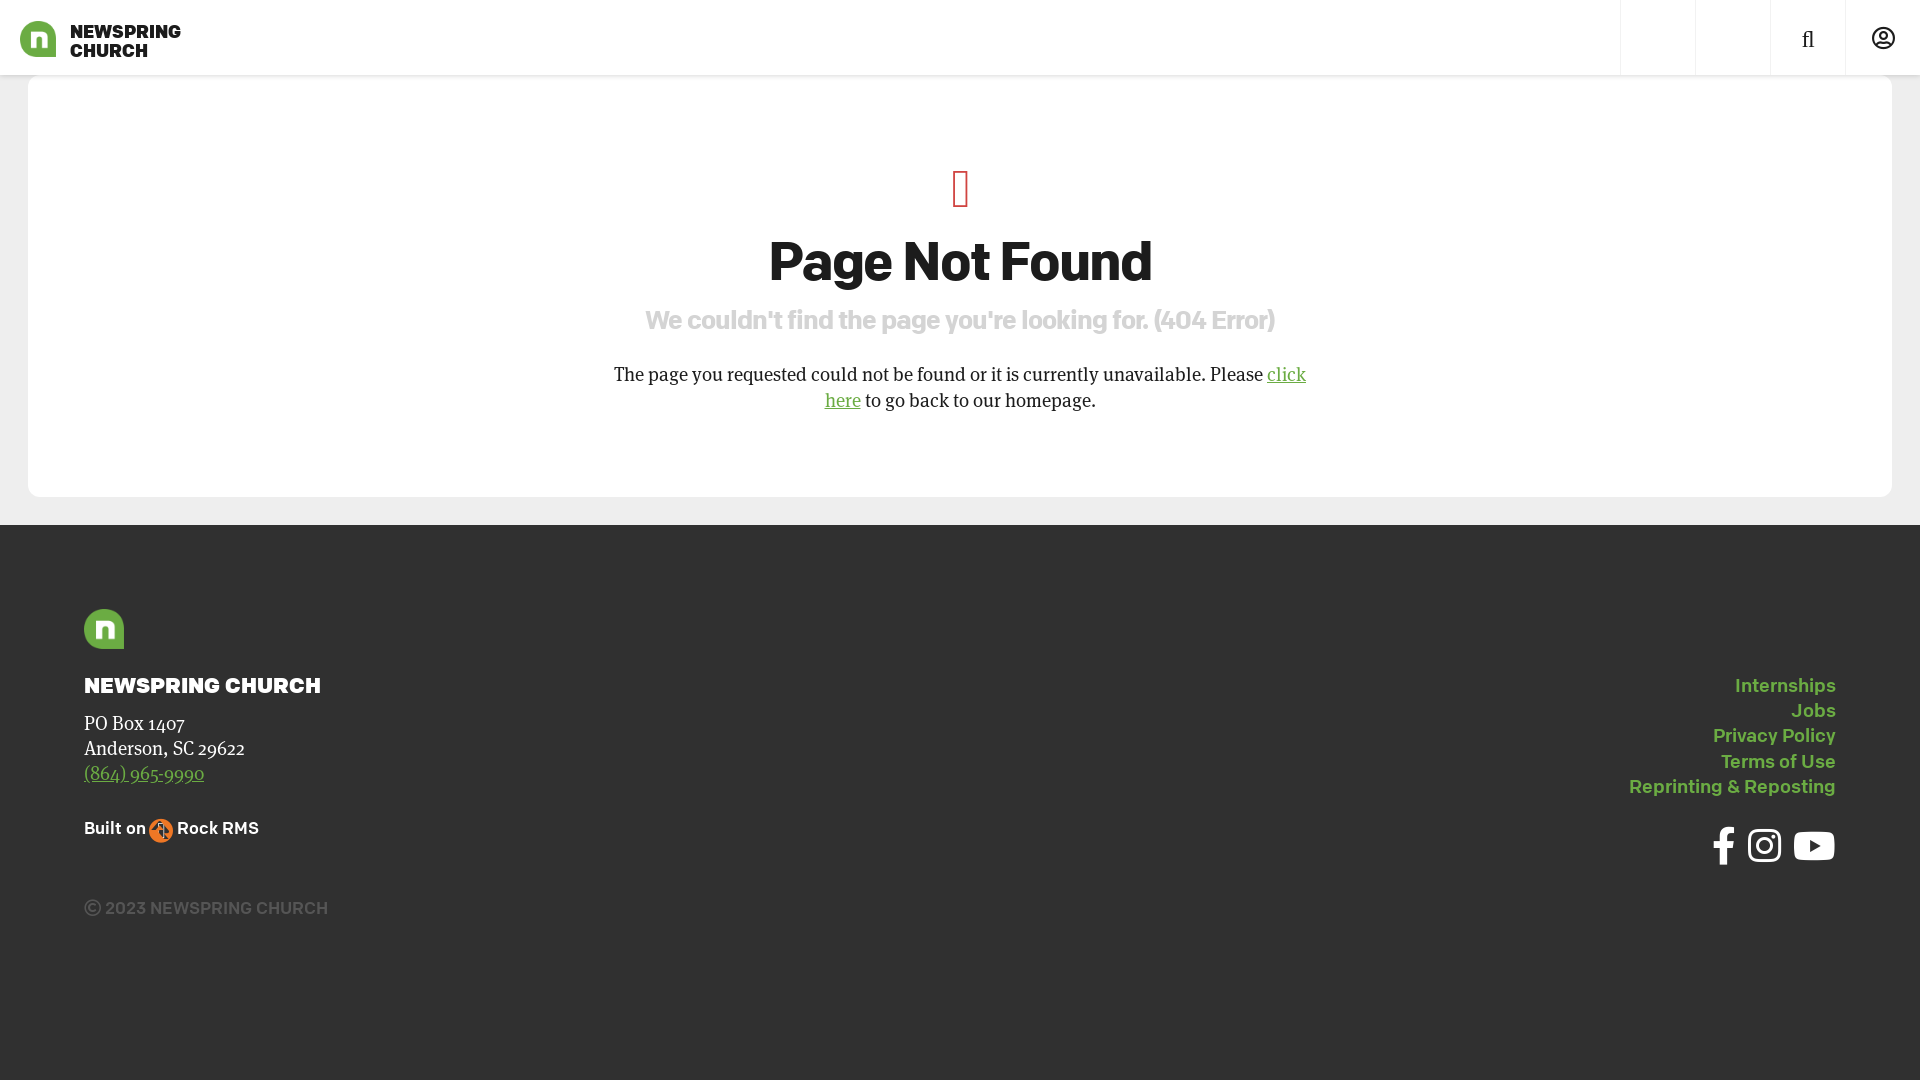  What do you see at coordinates (1064, 386) in the screenshot?
I see `'click here'` at bounding box center [1064, 386].